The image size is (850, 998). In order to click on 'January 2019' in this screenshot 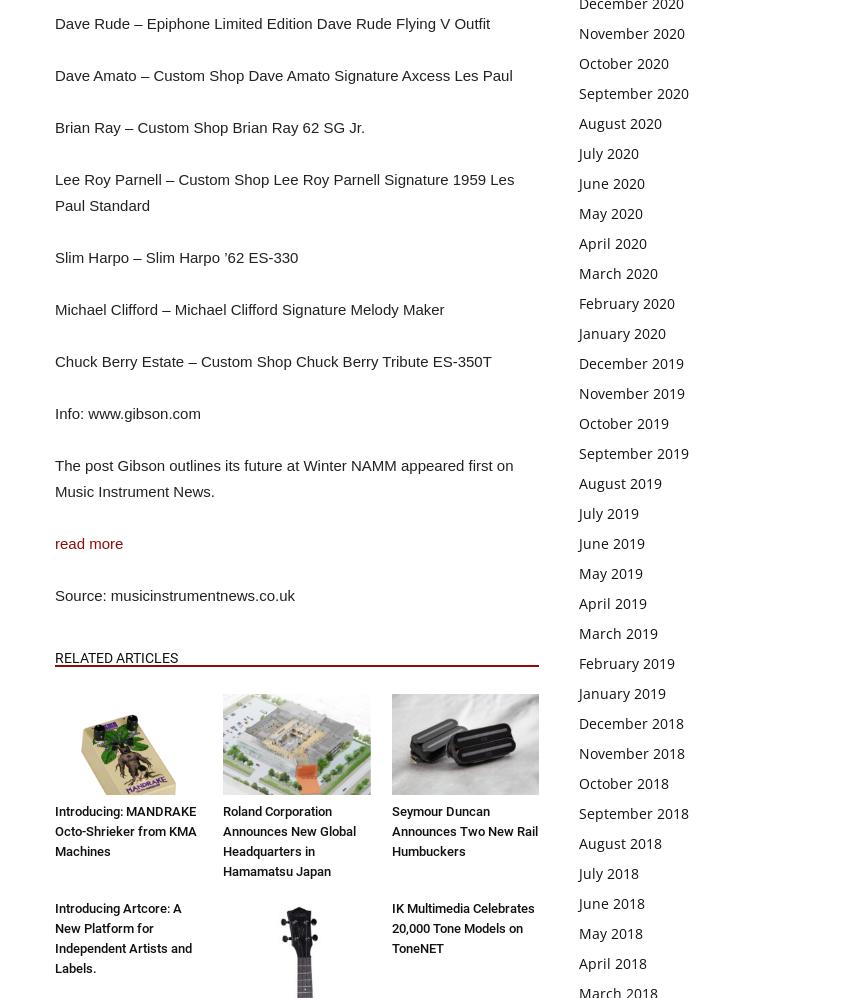, I will do `click(579, 692)`.